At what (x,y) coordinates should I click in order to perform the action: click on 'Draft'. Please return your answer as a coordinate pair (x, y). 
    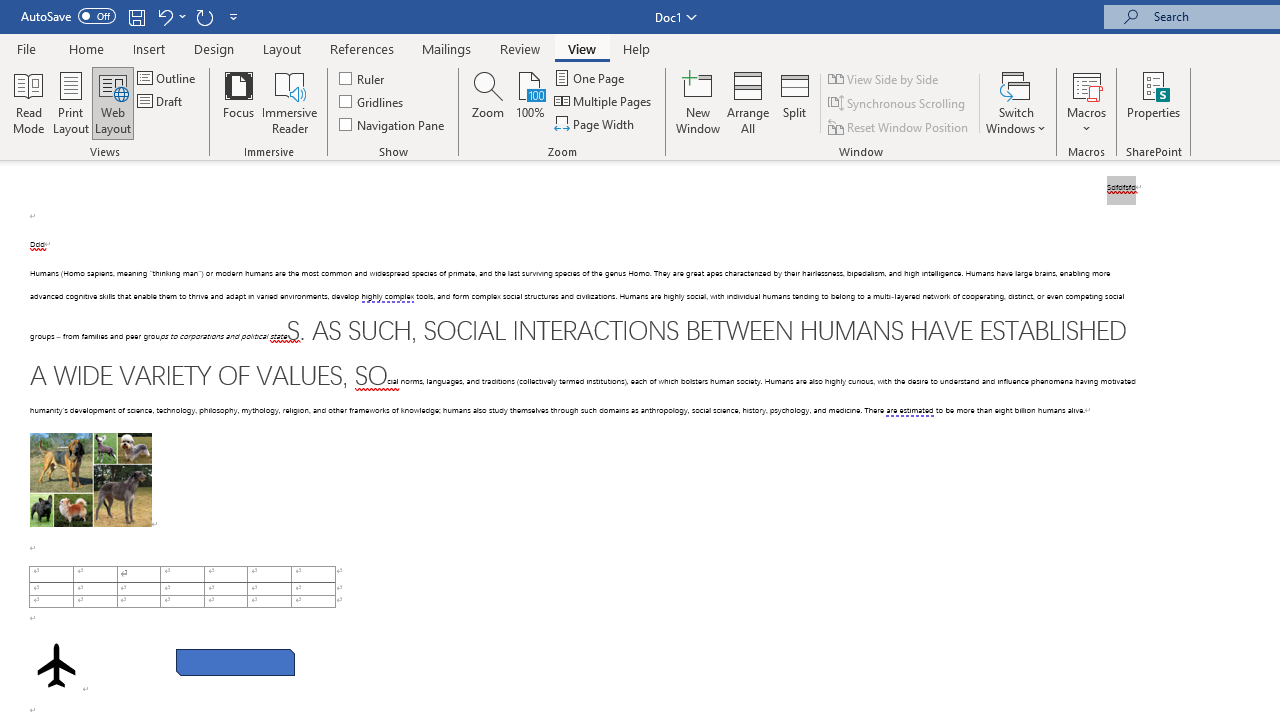
    Looking at the image, I should click on (161, 101).